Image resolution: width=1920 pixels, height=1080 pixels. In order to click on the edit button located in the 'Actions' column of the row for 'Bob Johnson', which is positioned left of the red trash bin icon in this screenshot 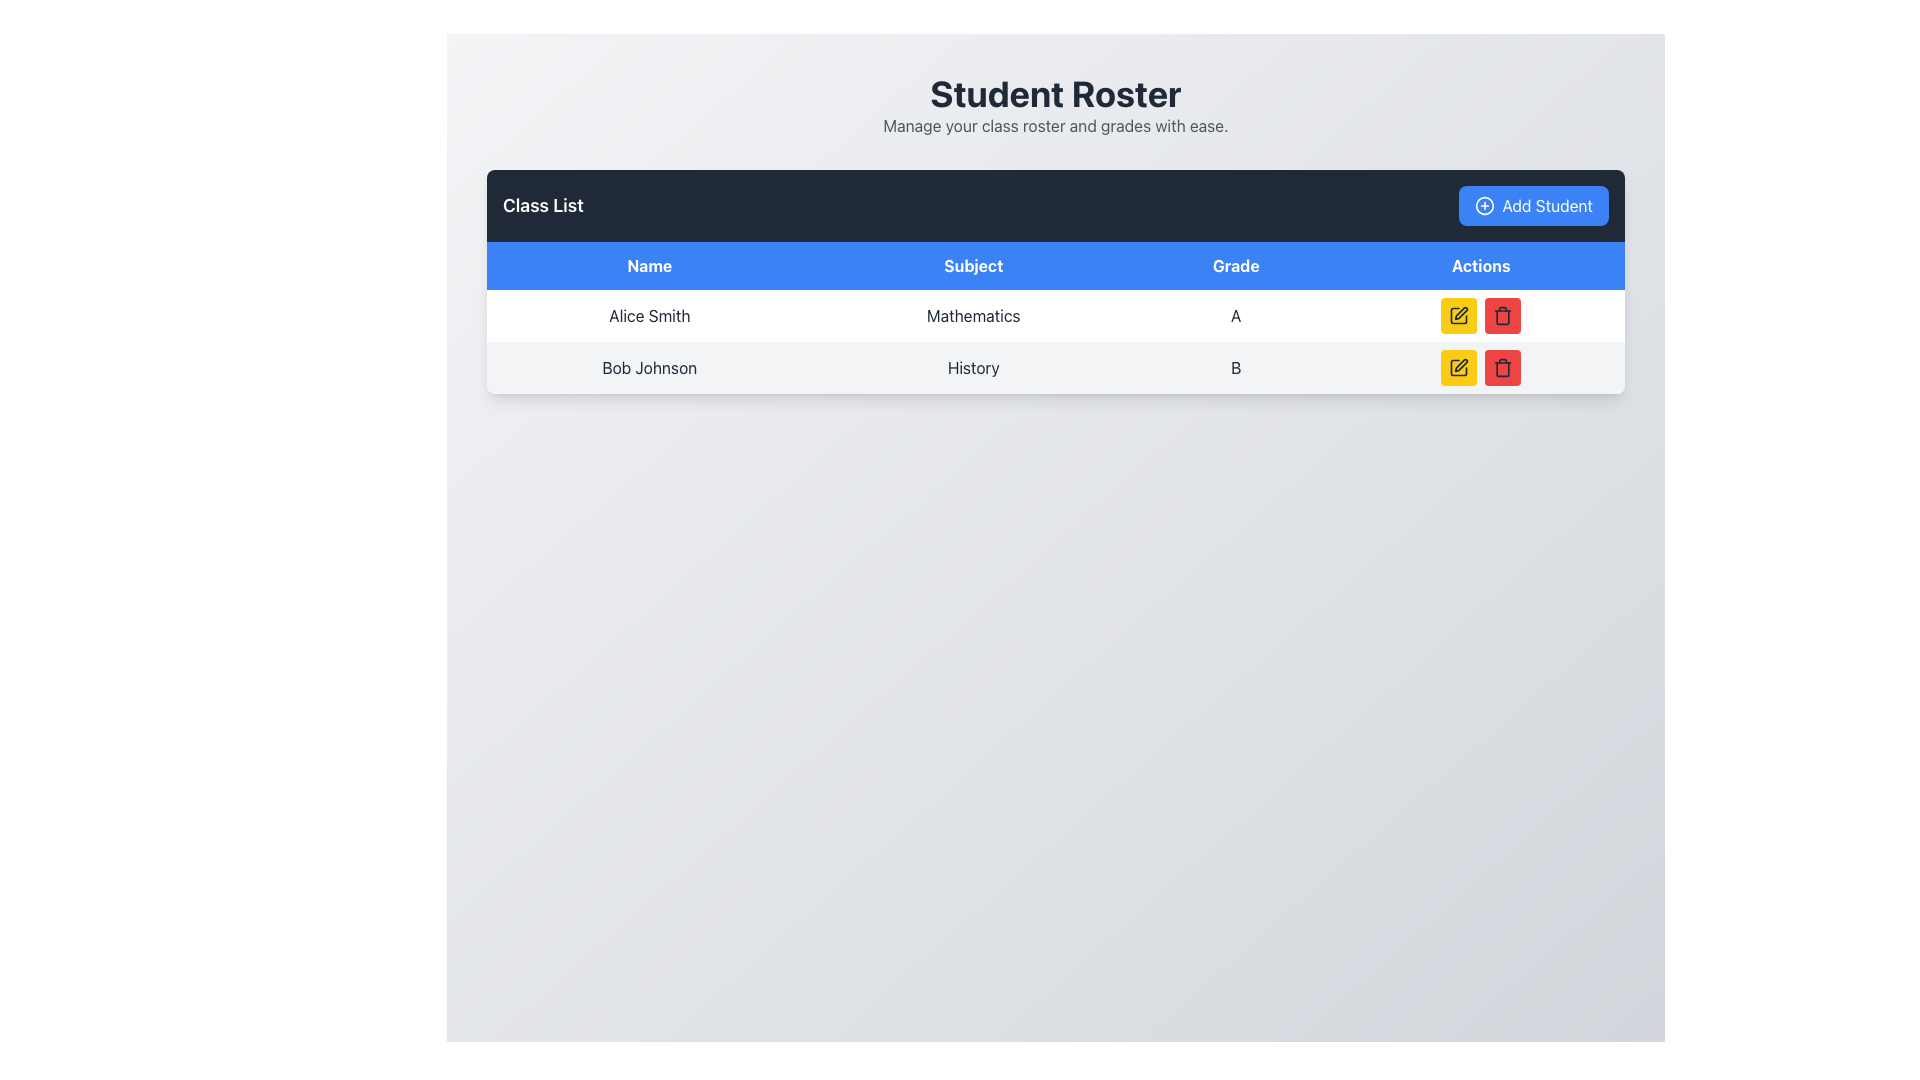, I will do `click(1459, 315)`.